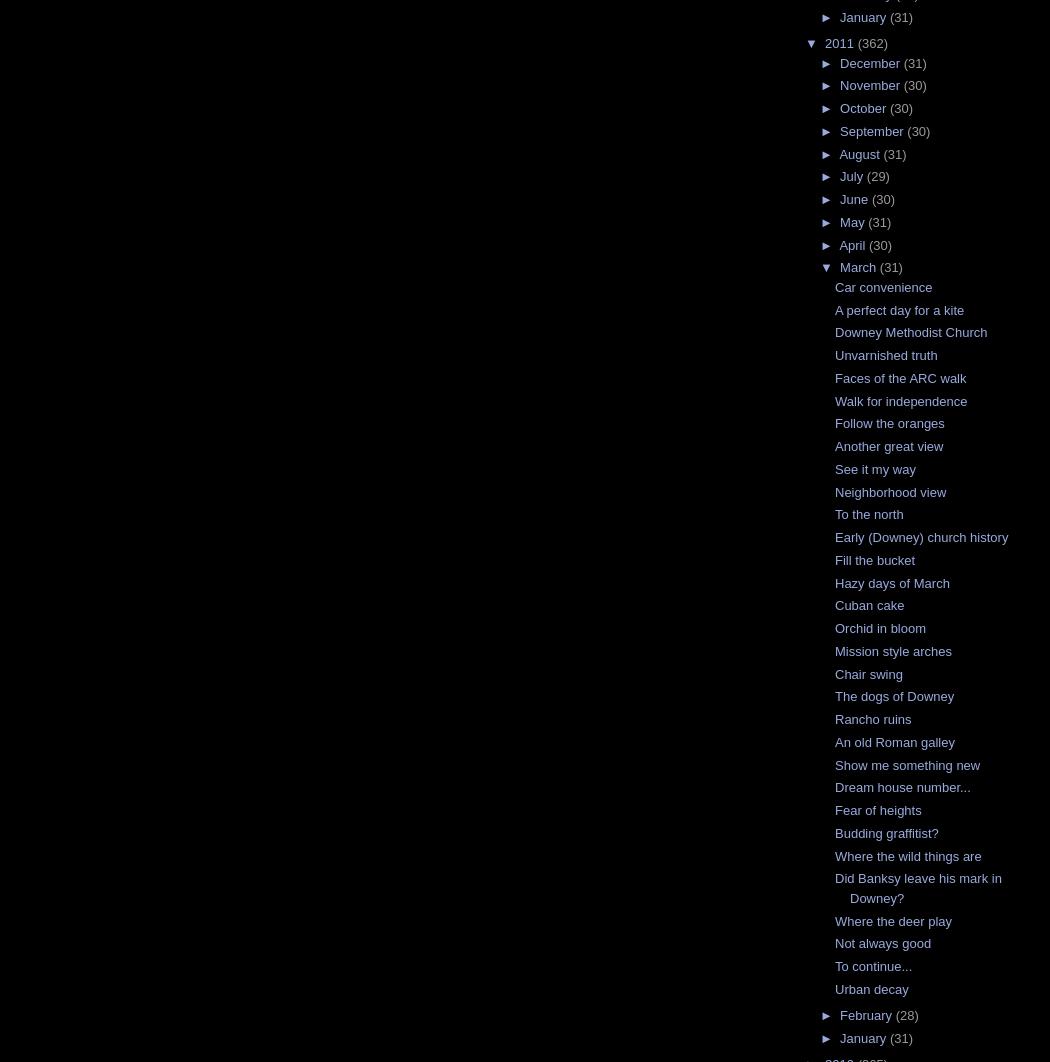 This screenshot has width=1050, height=1062. What do you see at coordinates (882, 942) in the screenshot?
I see `'Not always good'` at bounding box center [882, 942].